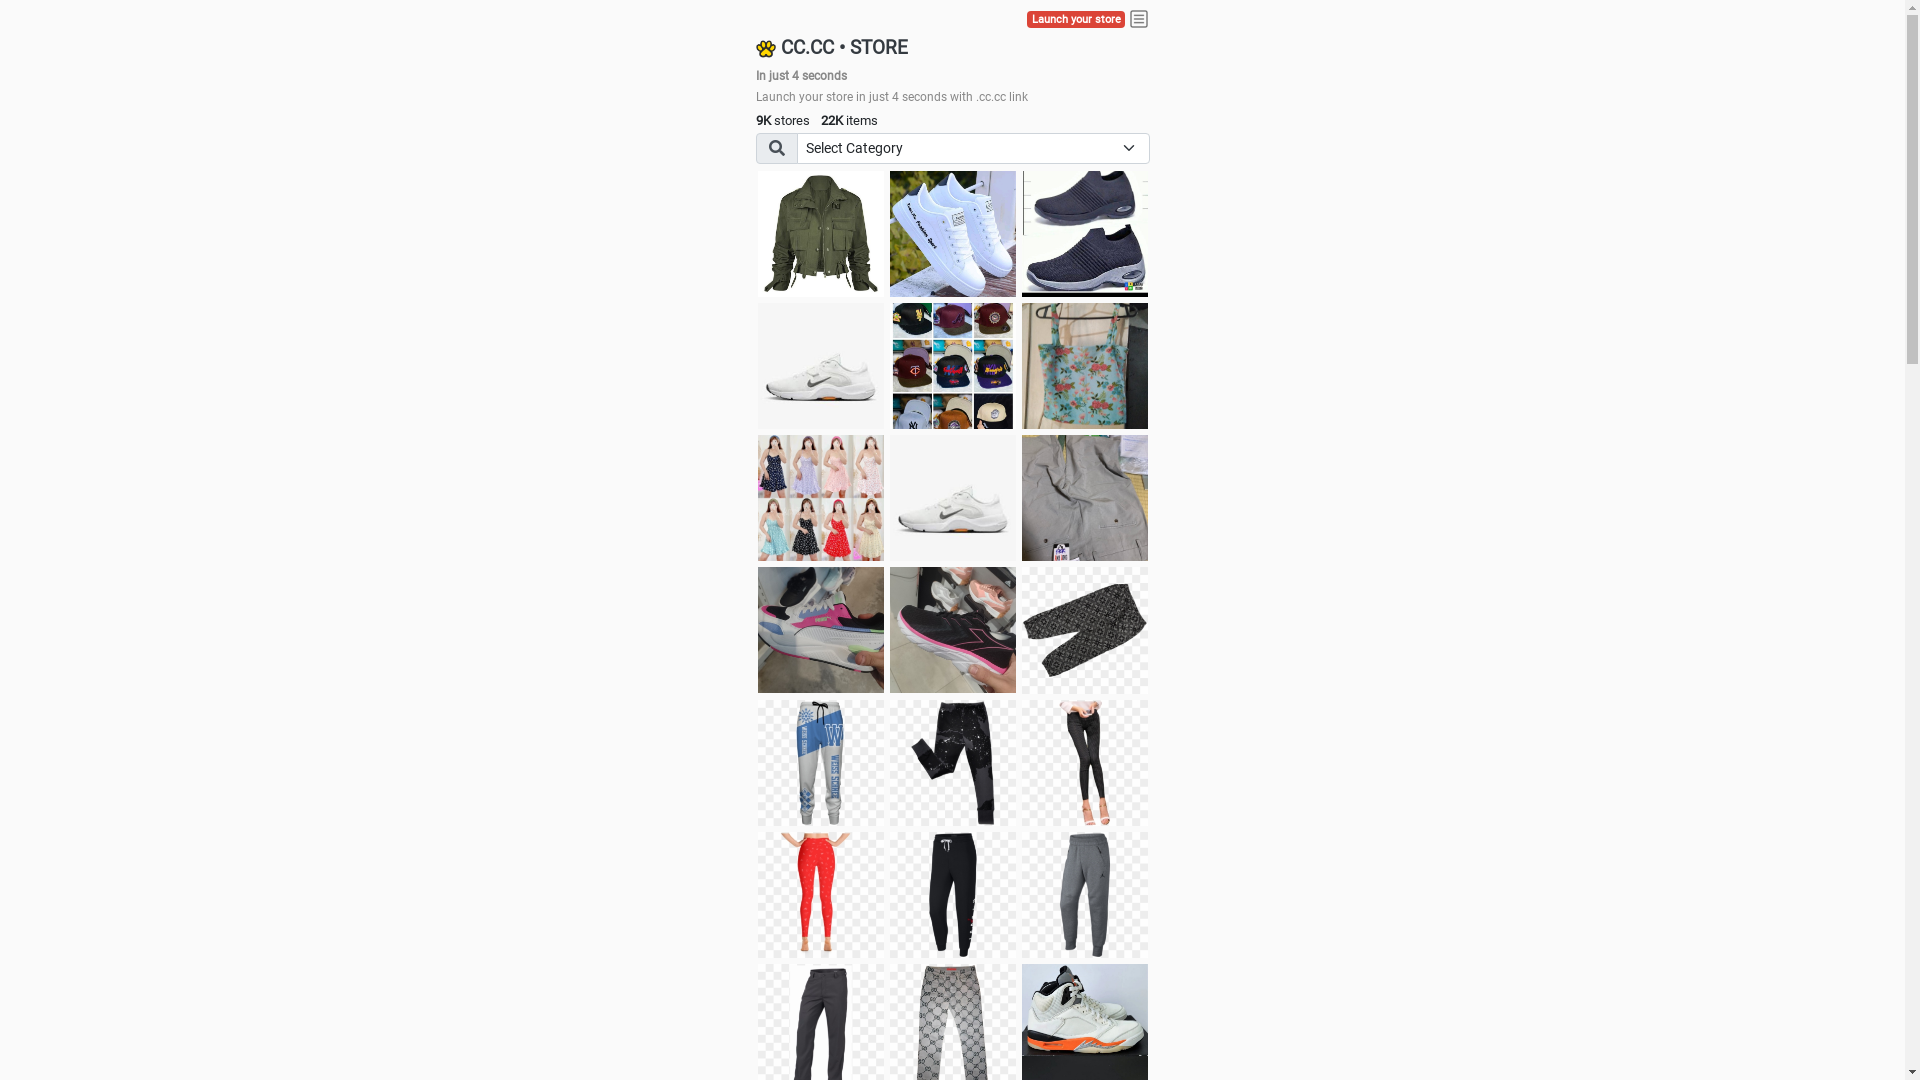 The height and width of the screenshot is (1080, 1920). What do you see at coordinates (1022, 628) in the screenshot?
I see `'Short pant'` at bounding box center [1022, 628].